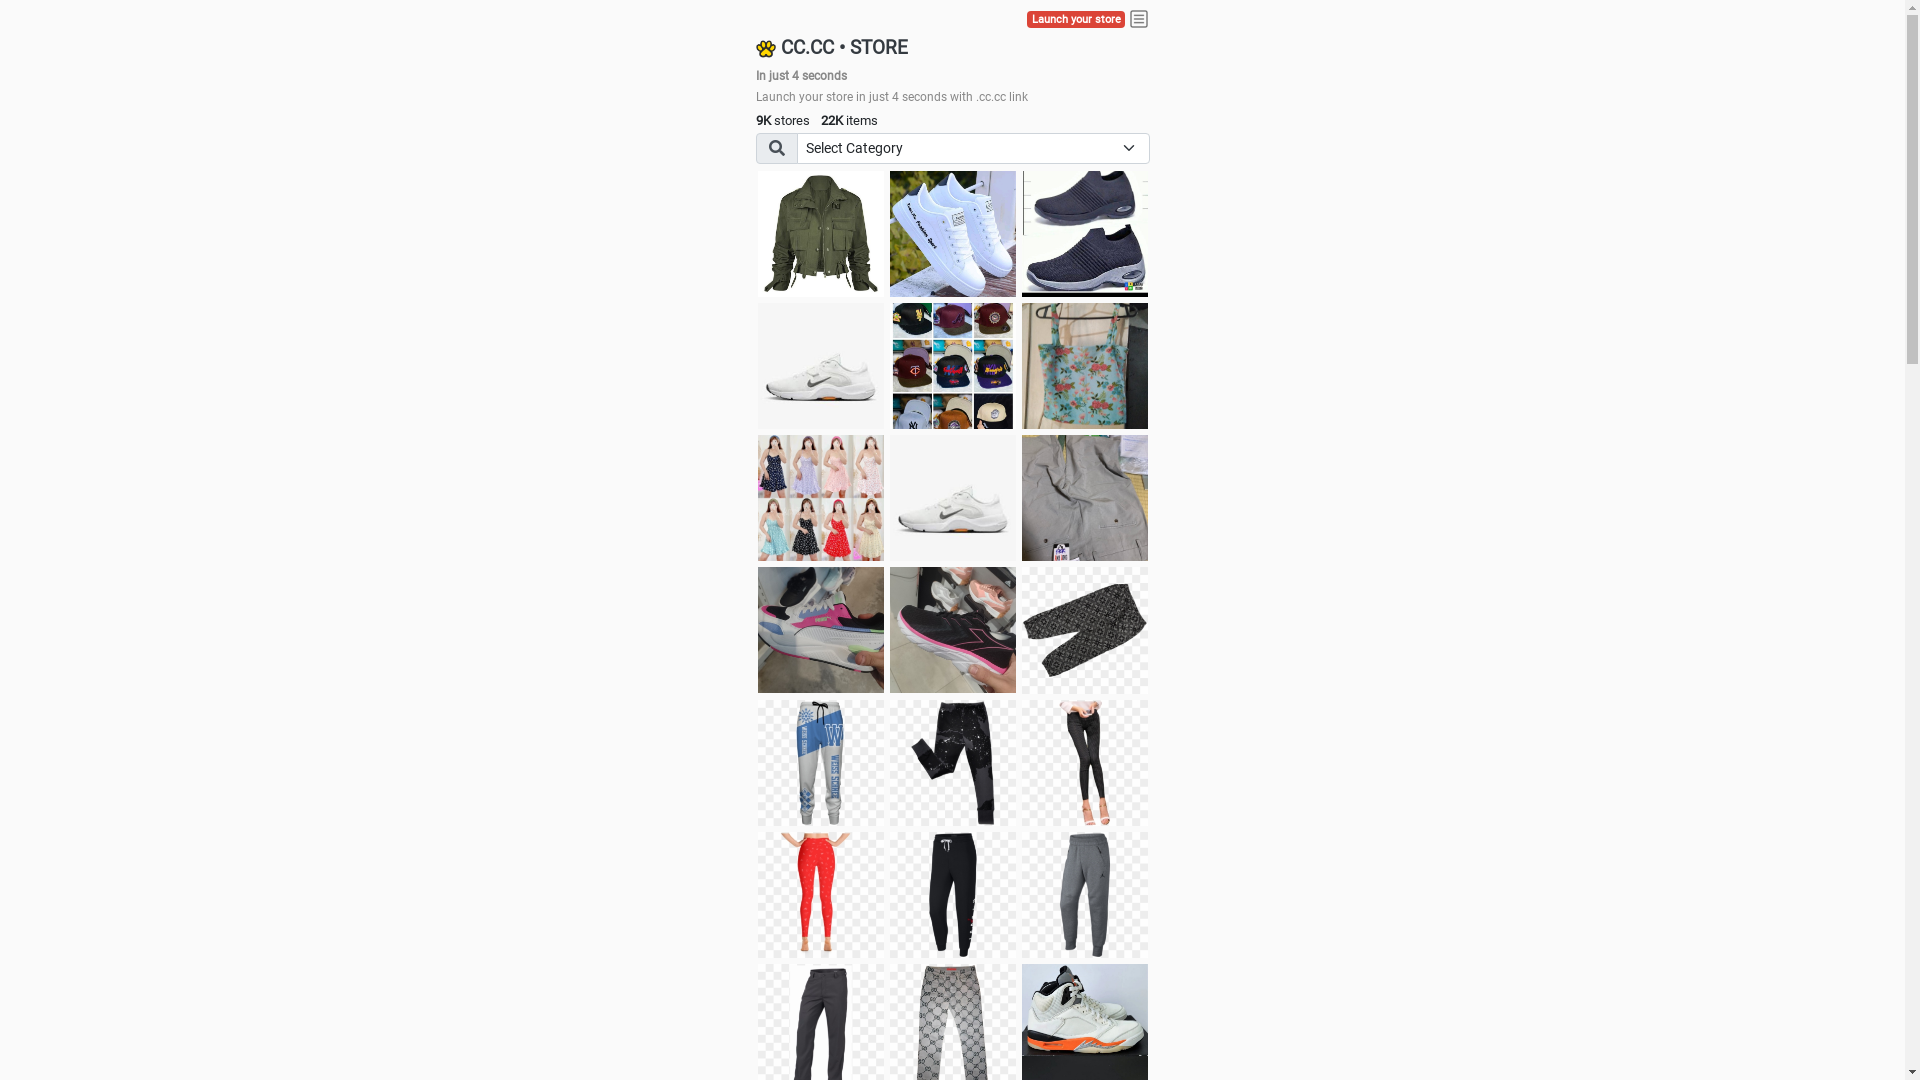 The height and width of the screenshot is (1080, 1920). What do you see at coordinates (1022, 628) in the screenshot?
I see `'Short pant'` at bounding box center [1022, 628].